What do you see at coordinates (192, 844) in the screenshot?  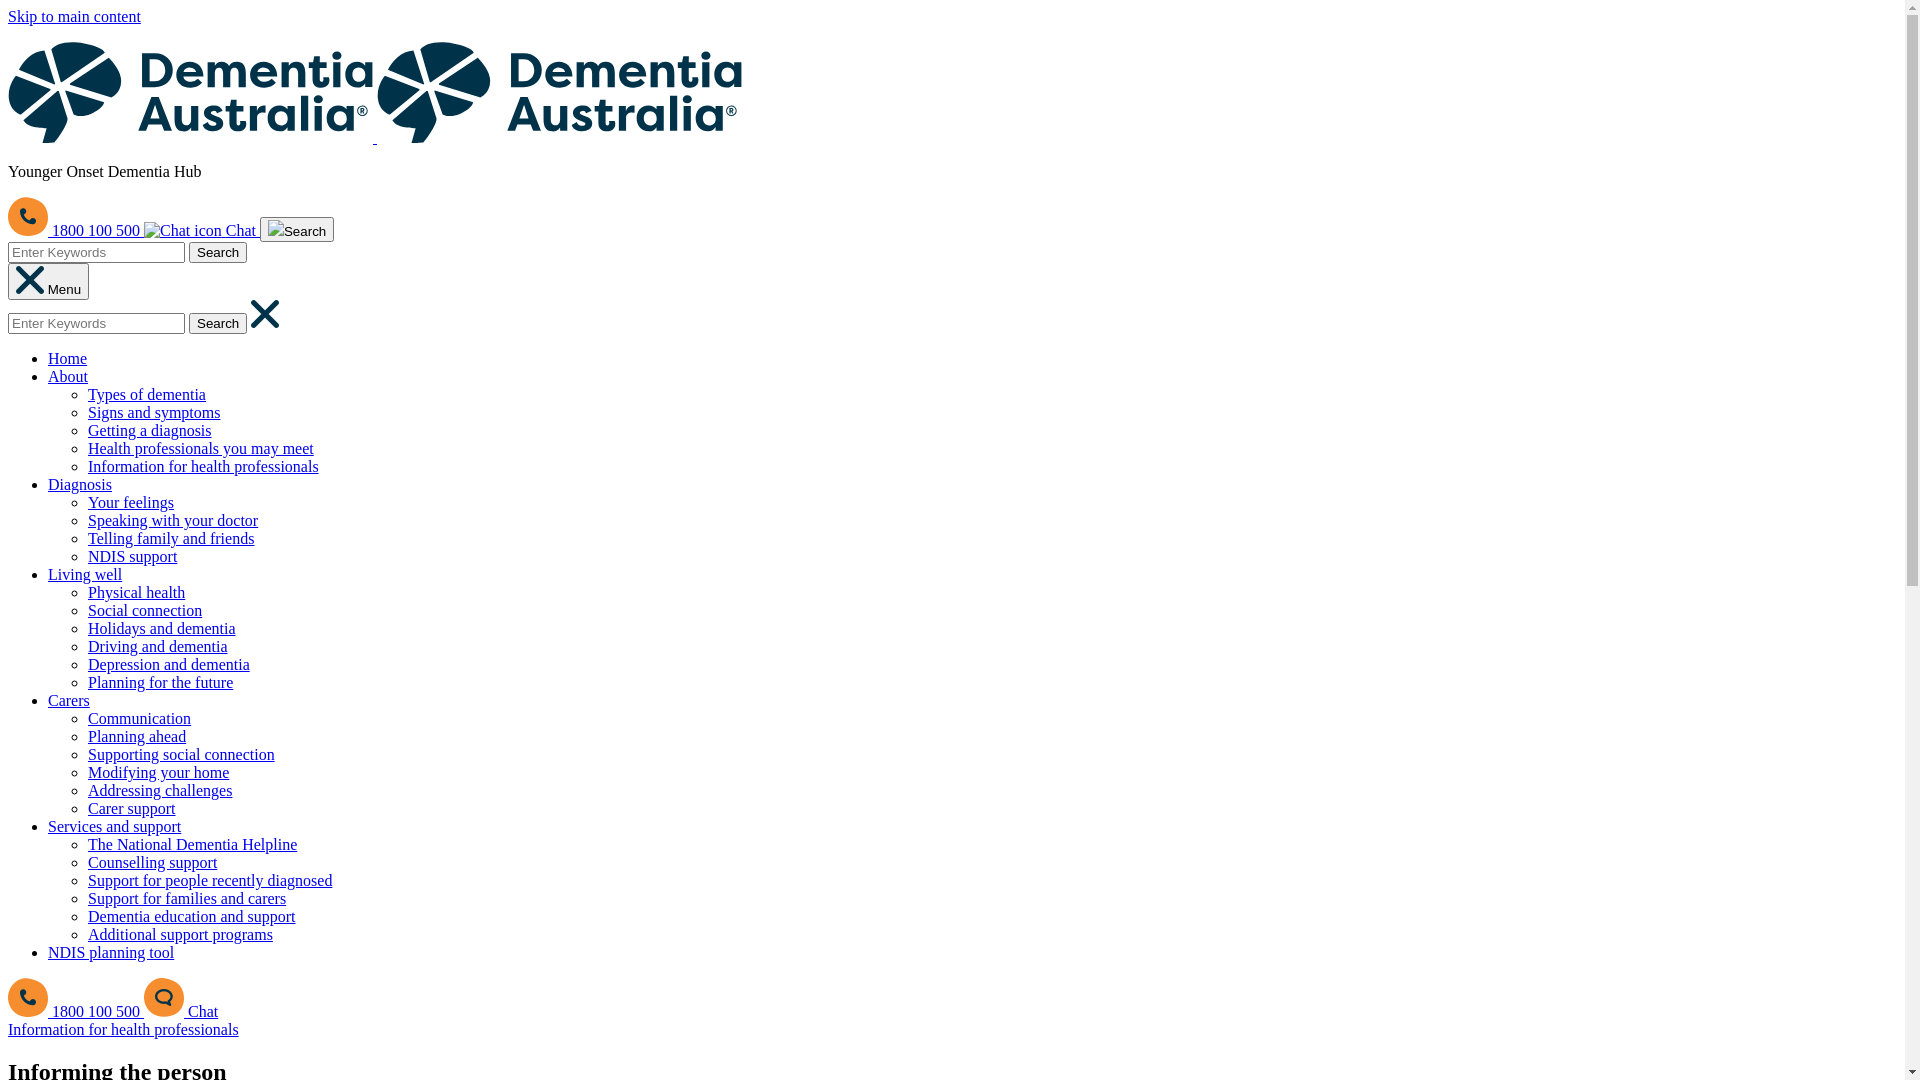 I see `'The National Dementia Helpline'` at bounding box center [192, 844].